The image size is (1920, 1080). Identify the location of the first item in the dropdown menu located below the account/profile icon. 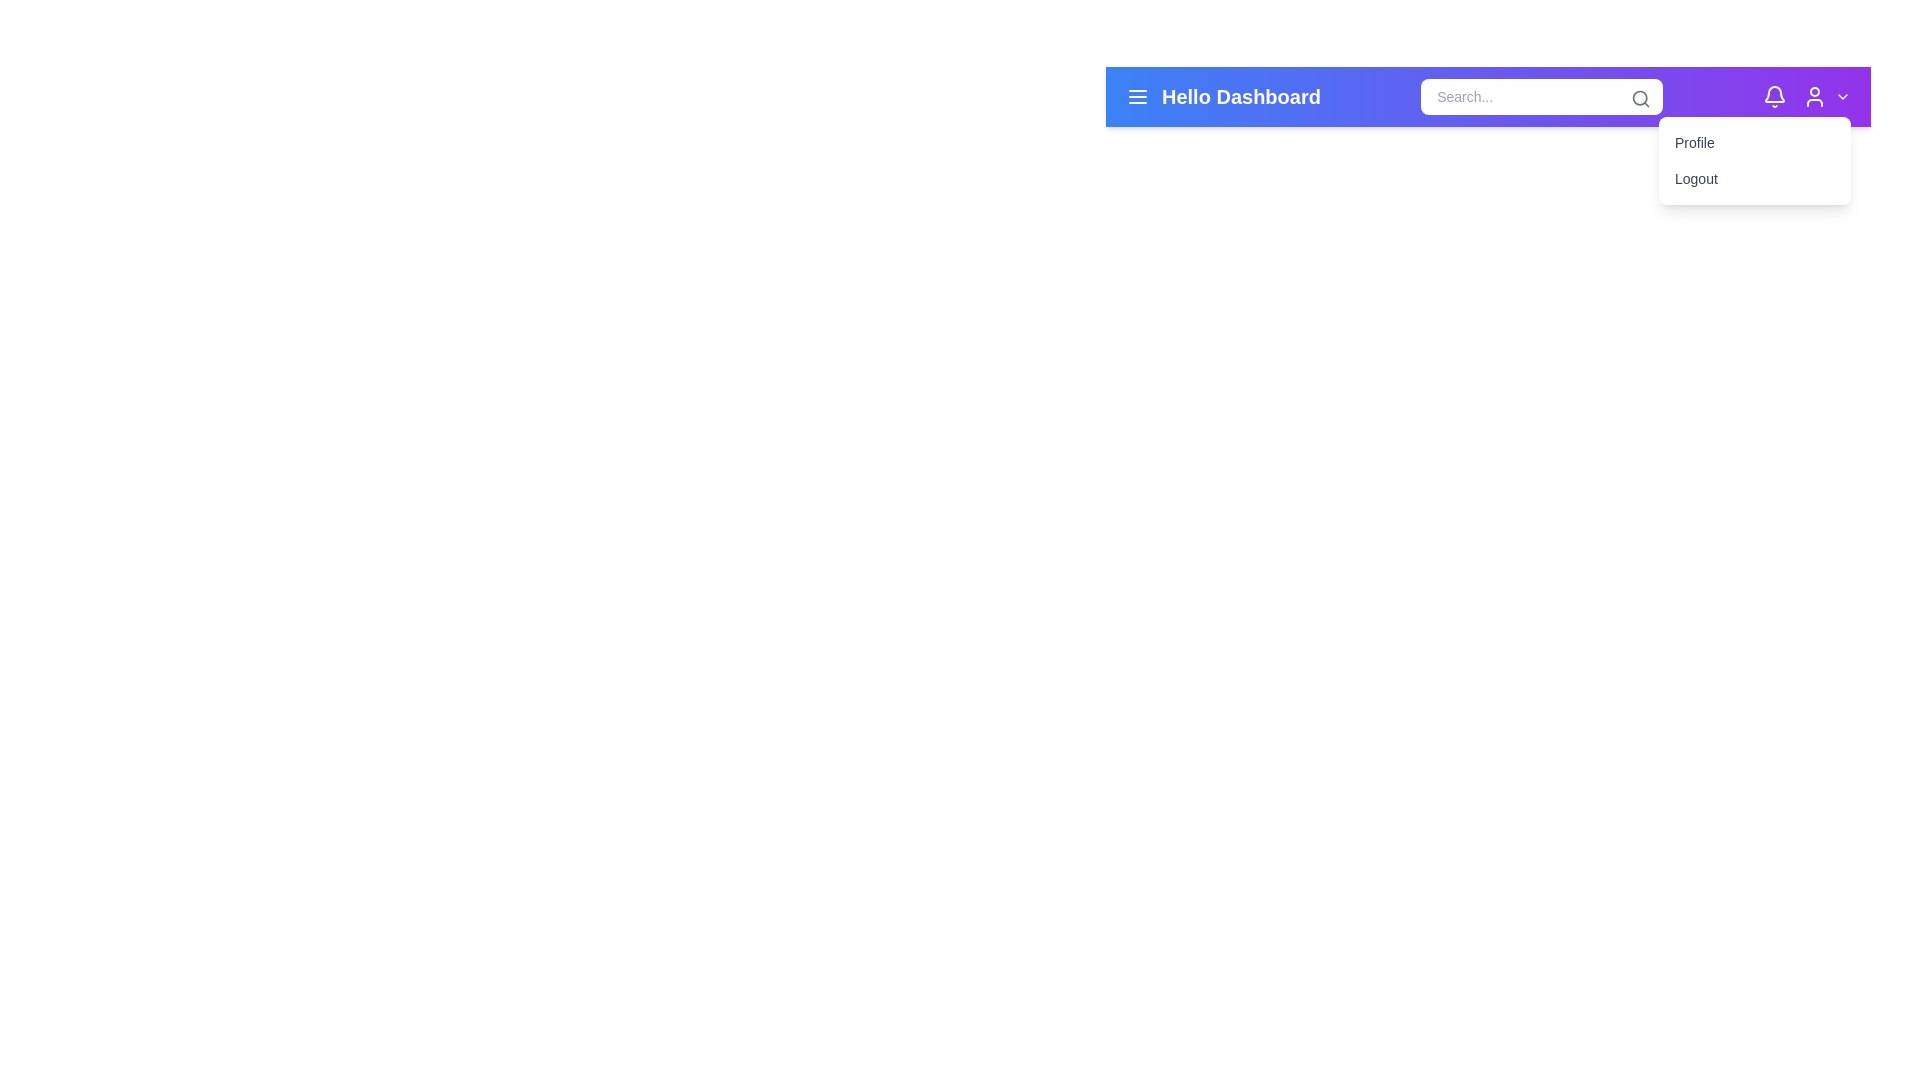
(1693, 141).